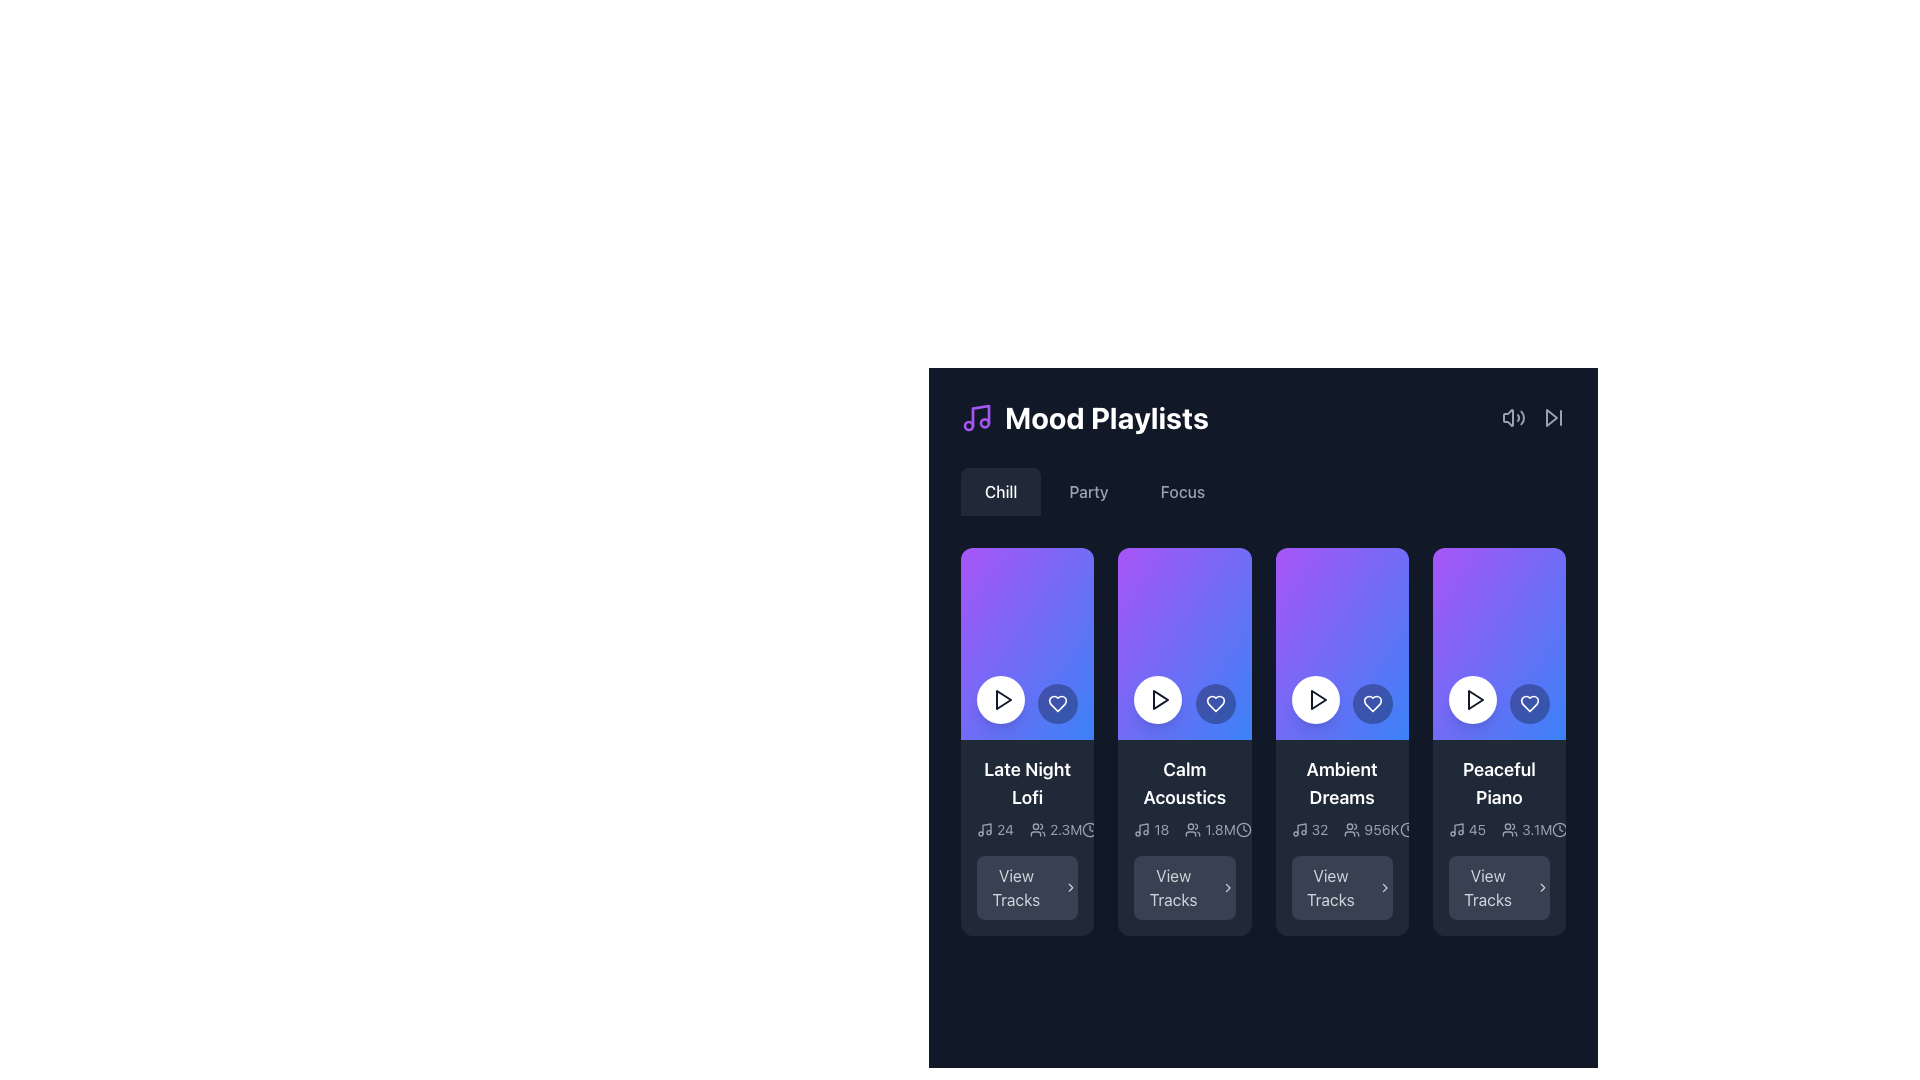 Image resolution: width=1920 pixels, height=1080 pixels. Describe the element at coordinates (1371, 703) in the screenshot. I see `the heart-shaped icon in the top-right section of the 'Ambient Dreams' playlist card` at that location.